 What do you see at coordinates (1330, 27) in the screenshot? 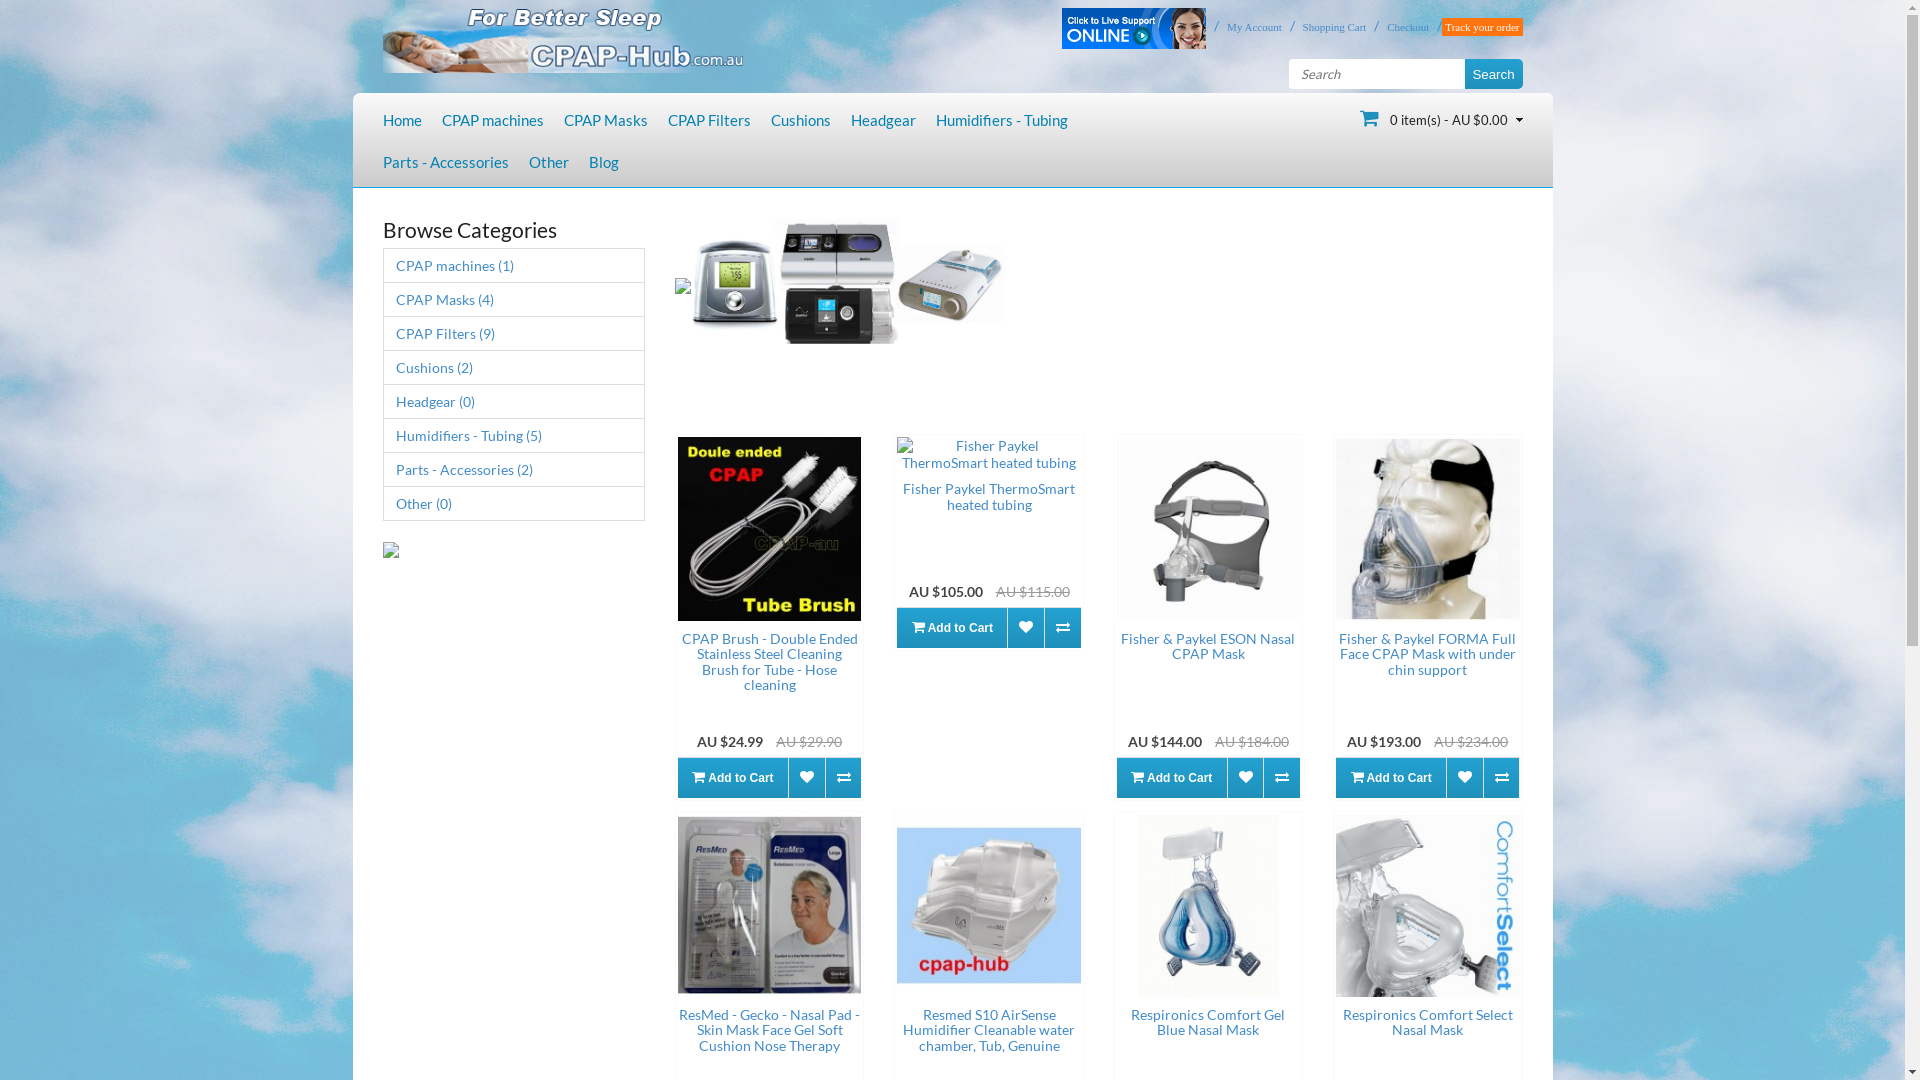
I see `'Shopping Cart'` at bounding box center [1330, 27].